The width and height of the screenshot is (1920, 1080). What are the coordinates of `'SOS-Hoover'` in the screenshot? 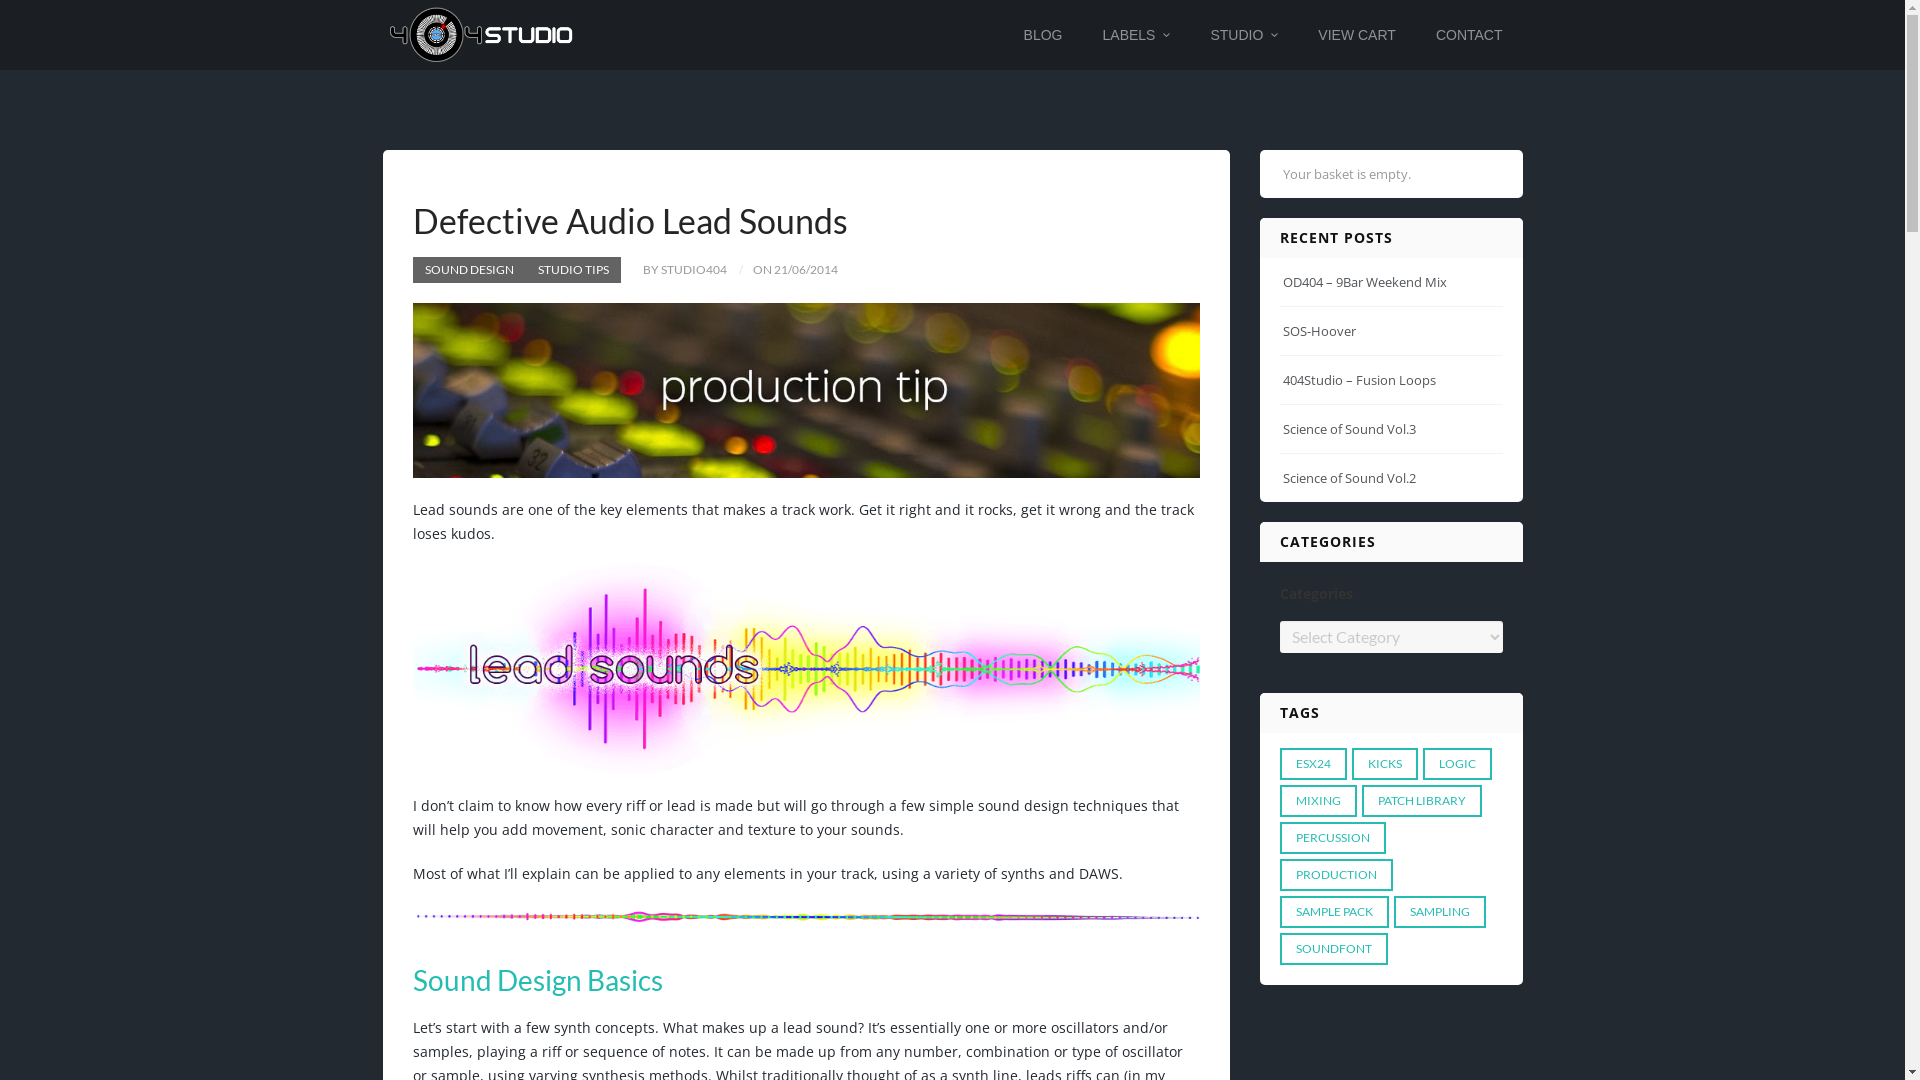 It's located at (1319, 330).